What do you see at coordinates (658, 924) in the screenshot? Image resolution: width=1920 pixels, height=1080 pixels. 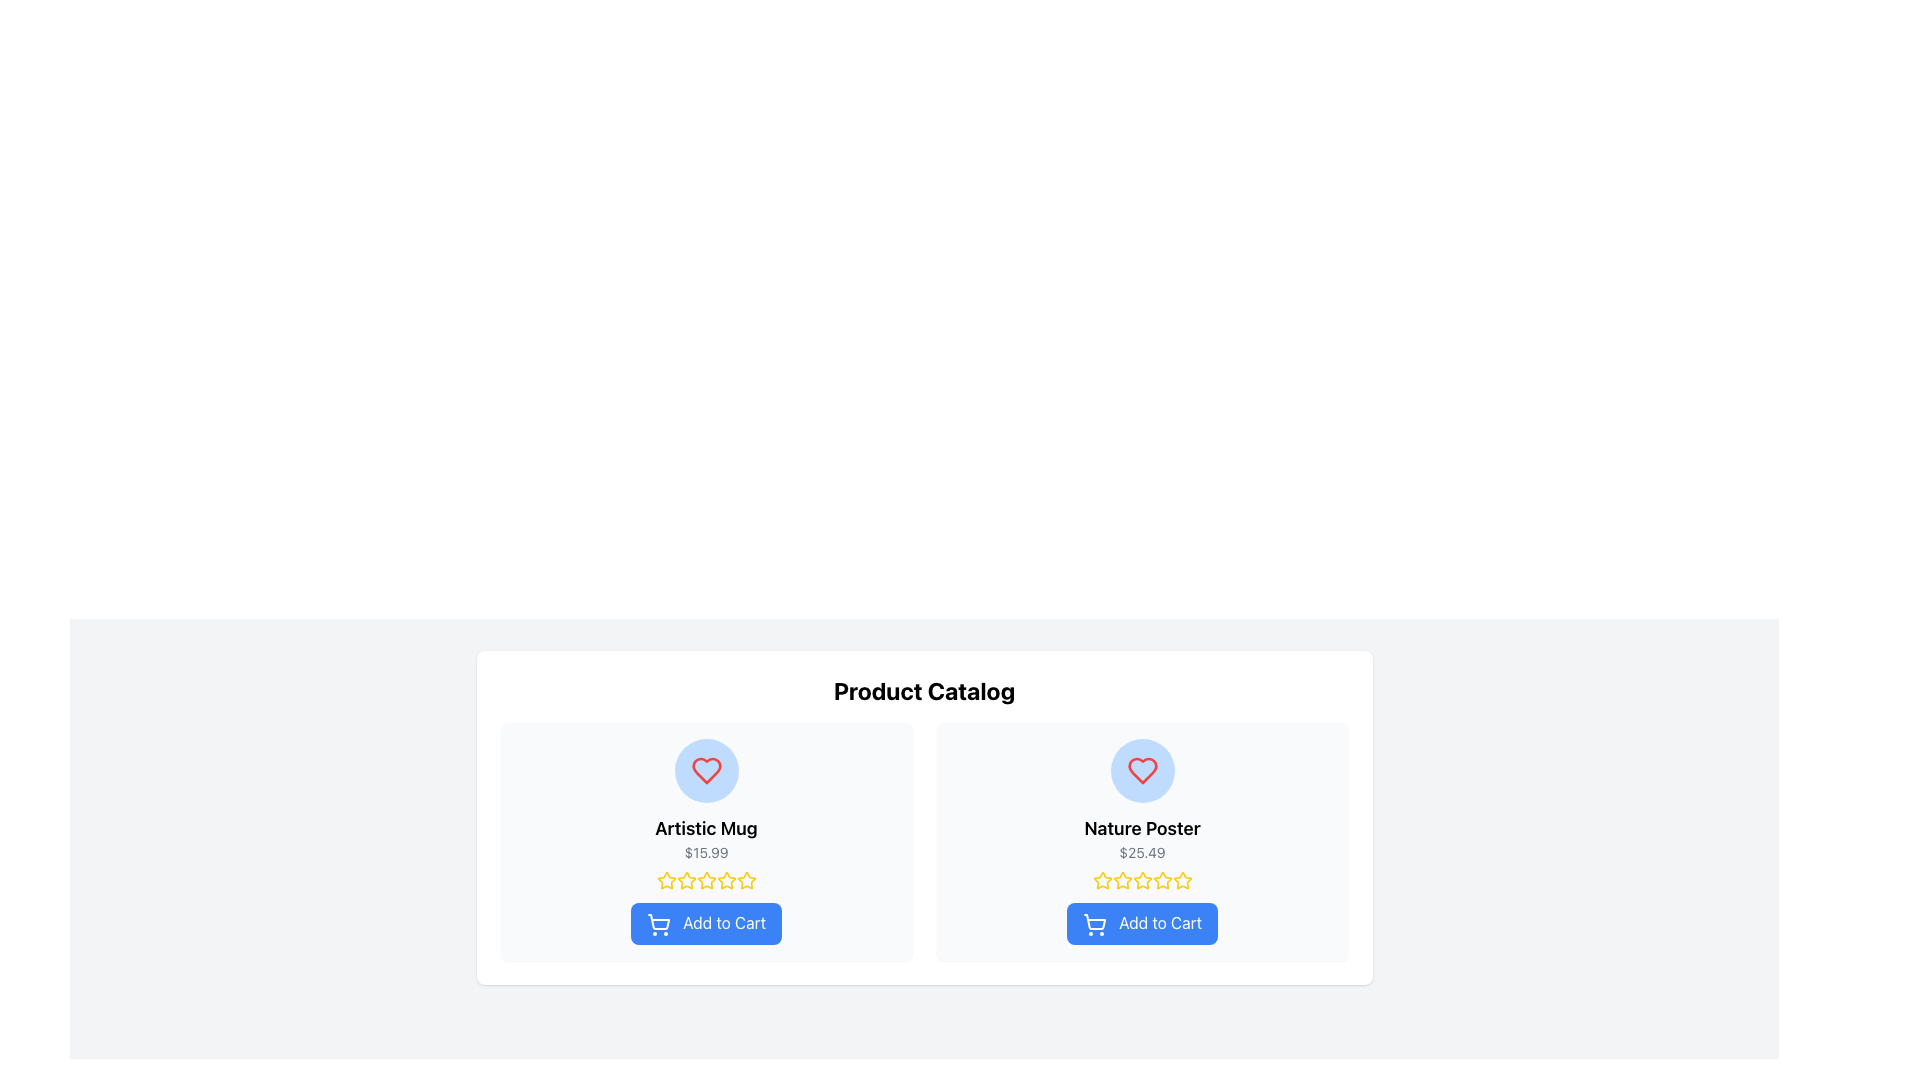 I see `the shopping cart icon within the 'Add to Cart' button for the 'Artistic Mug' product card` at bounding box center [658, 924].